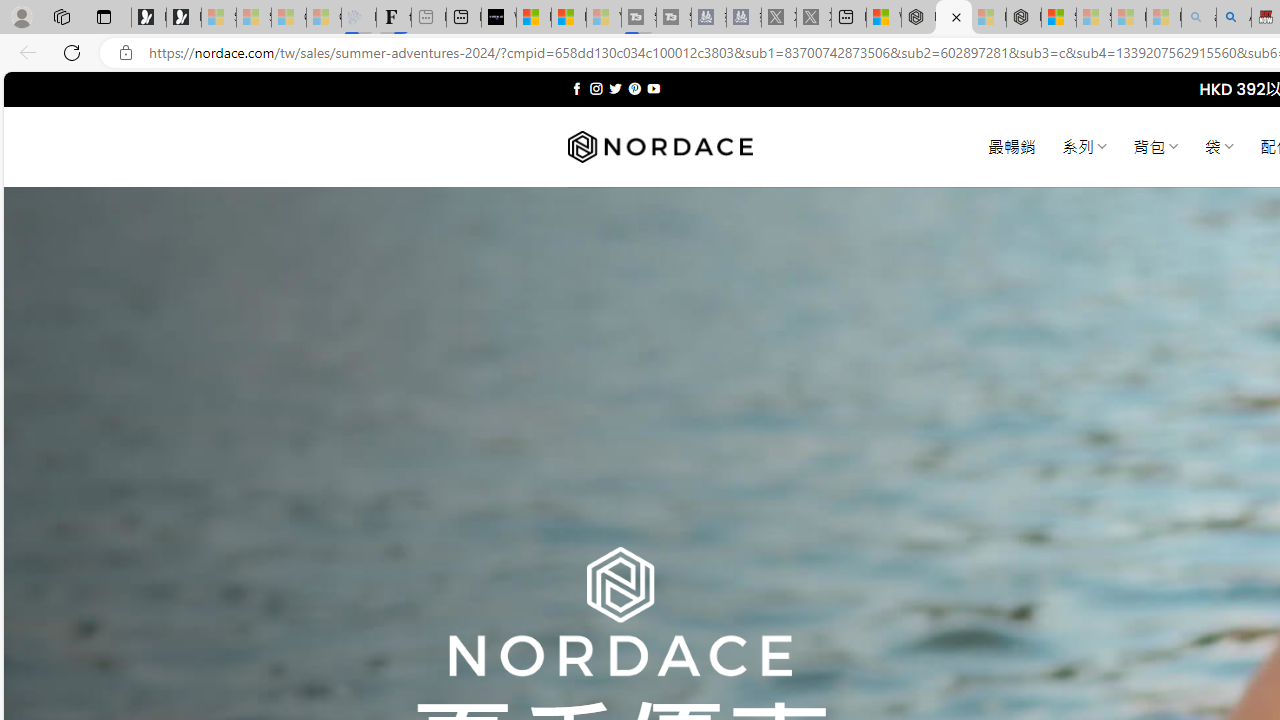 The height and width of the screenshot is (720, 1280). Describe the element at coordinates (534, 17) in the screenshot. I see `'Microsoft Start Sports'` at that location.